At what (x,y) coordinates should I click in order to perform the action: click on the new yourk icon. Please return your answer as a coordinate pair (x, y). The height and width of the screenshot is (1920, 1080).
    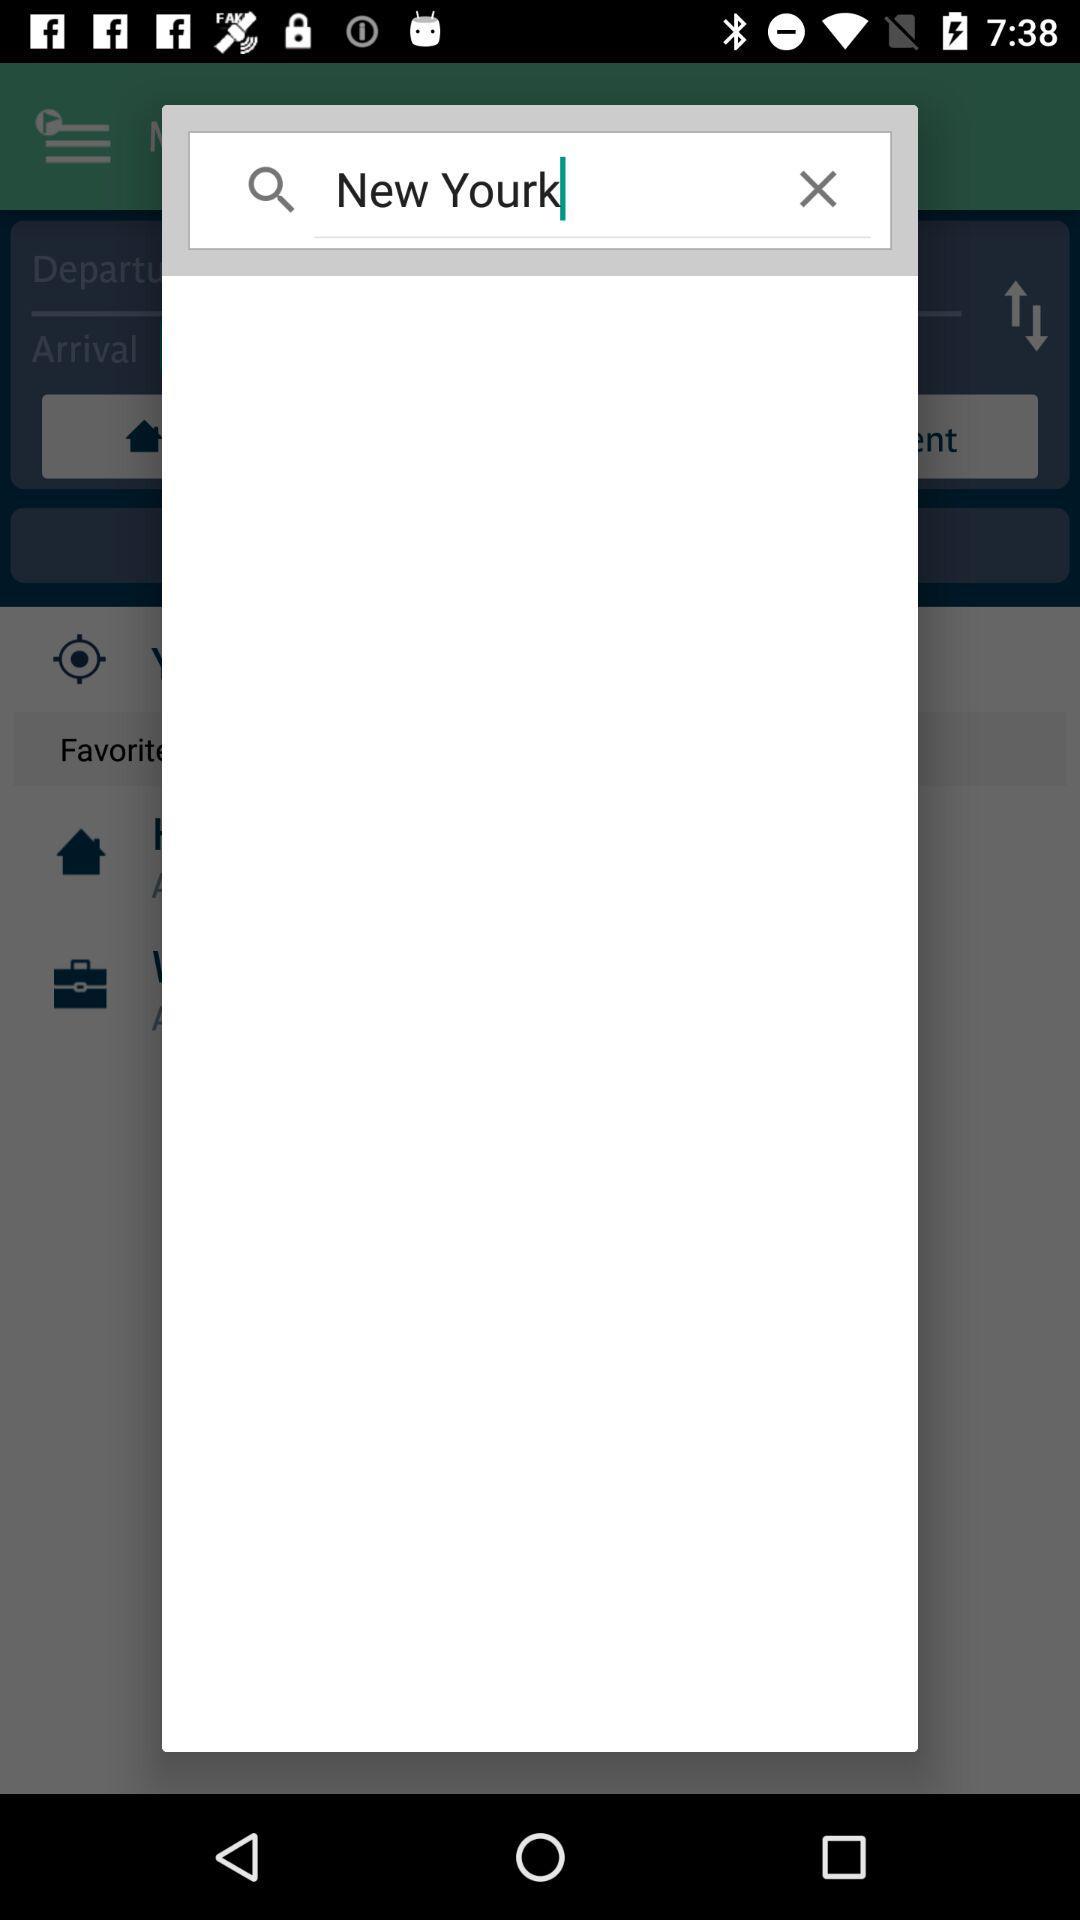
    Looking at the image, I should click on (540, 188).